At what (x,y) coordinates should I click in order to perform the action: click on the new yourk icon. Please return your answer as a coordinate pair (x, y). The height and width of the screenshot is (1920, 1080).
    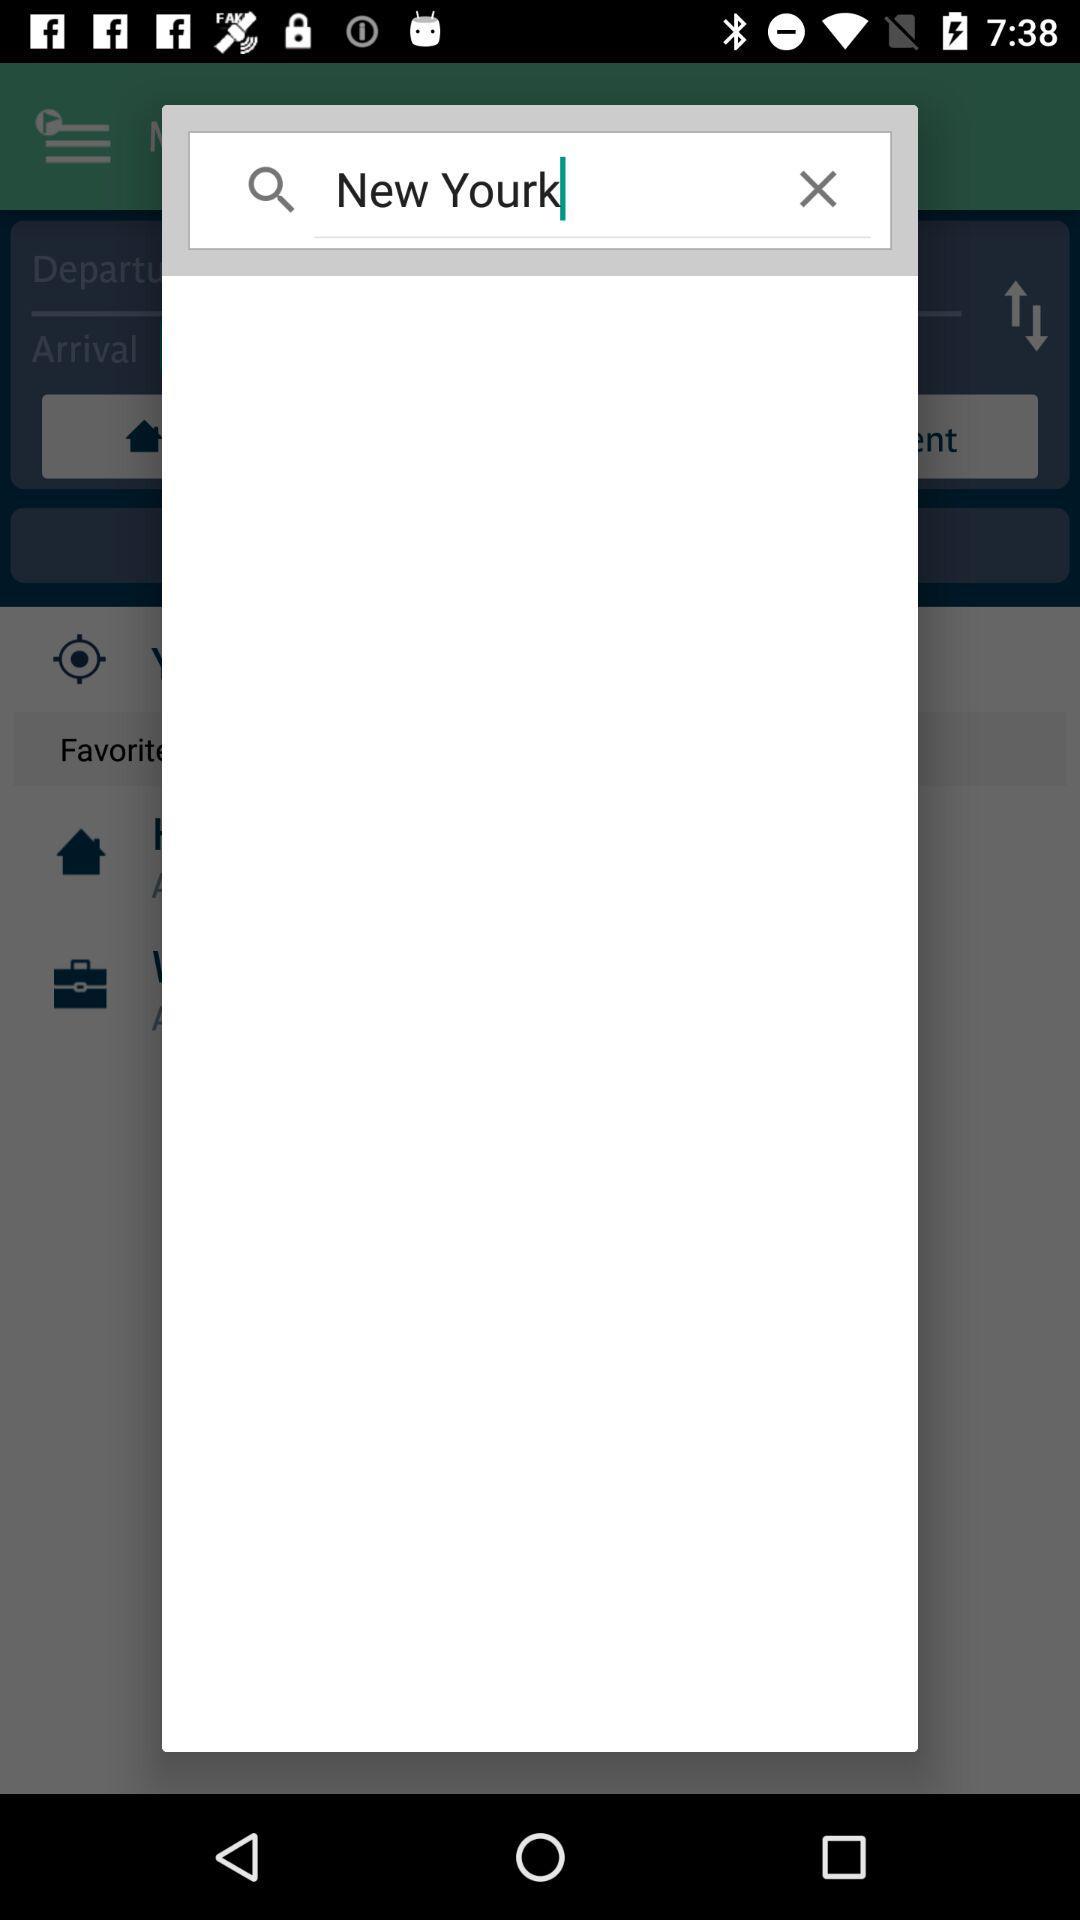
    Looking at the image, I should click on (540, 188).